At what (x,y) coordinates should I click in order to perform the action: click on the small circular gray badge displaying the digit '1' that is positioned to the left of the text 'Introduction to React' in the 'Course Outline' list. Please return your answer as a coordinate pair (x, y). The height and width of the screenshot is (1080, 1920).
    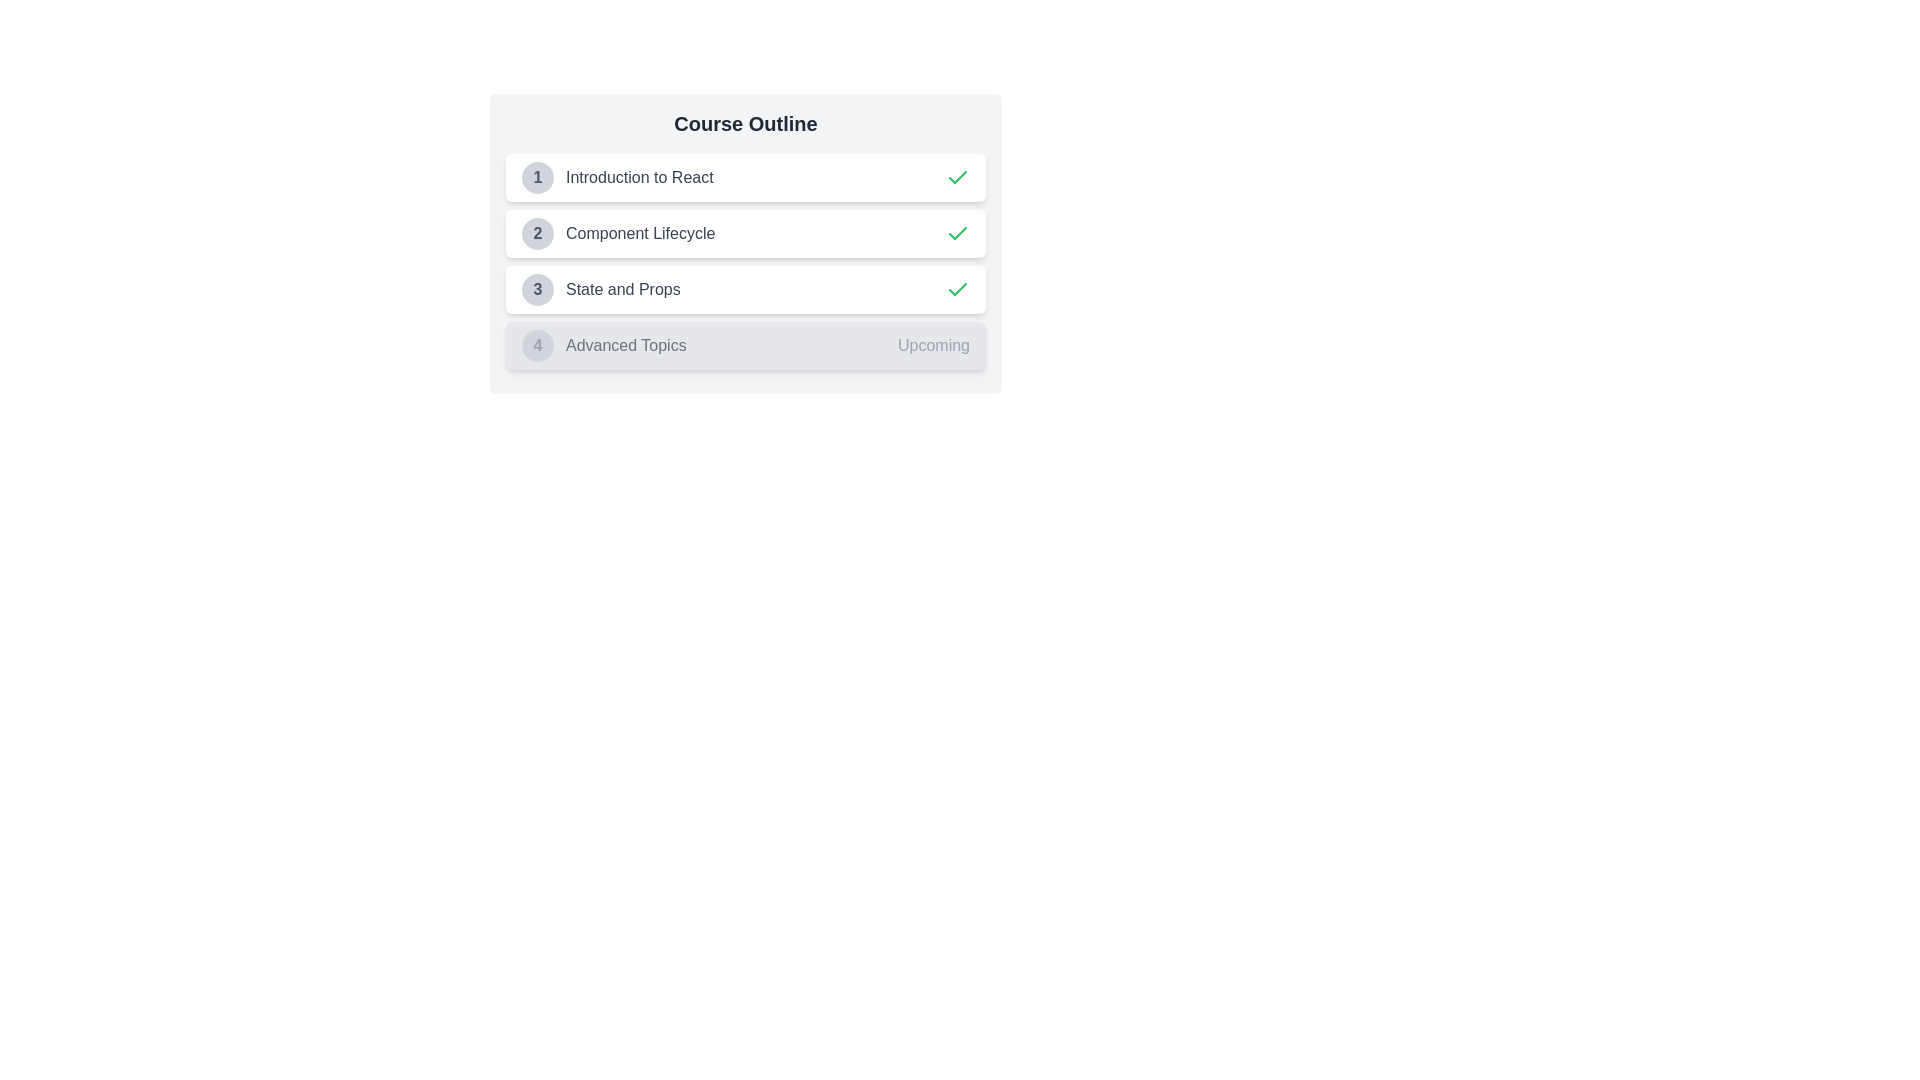
    Looking at the image, I should click on (537, 176).